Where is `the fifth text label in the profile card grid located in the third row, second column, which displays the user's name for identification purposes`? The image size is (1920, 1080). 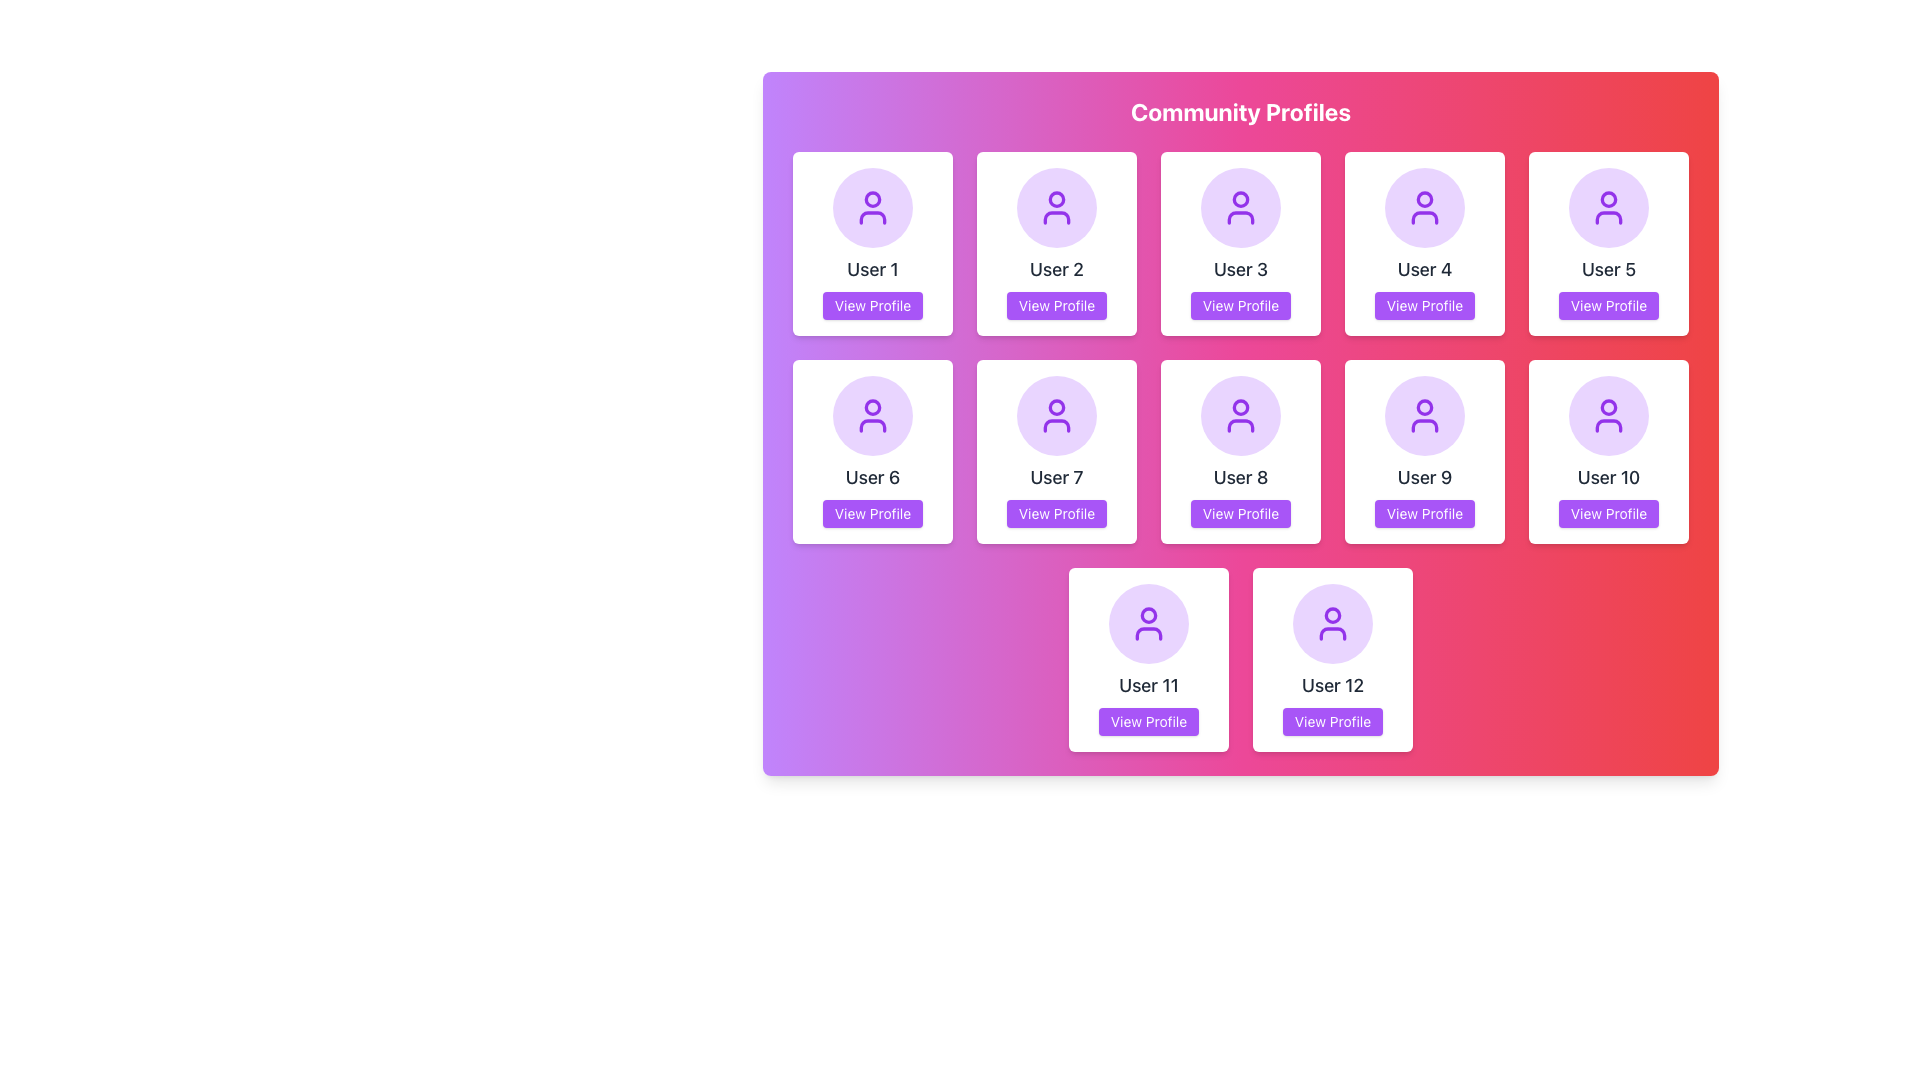
the fifth text label in the profile card grid located in the third row, second column, which displays the user's name for identification purposes is located at coordinates (1424, 478).